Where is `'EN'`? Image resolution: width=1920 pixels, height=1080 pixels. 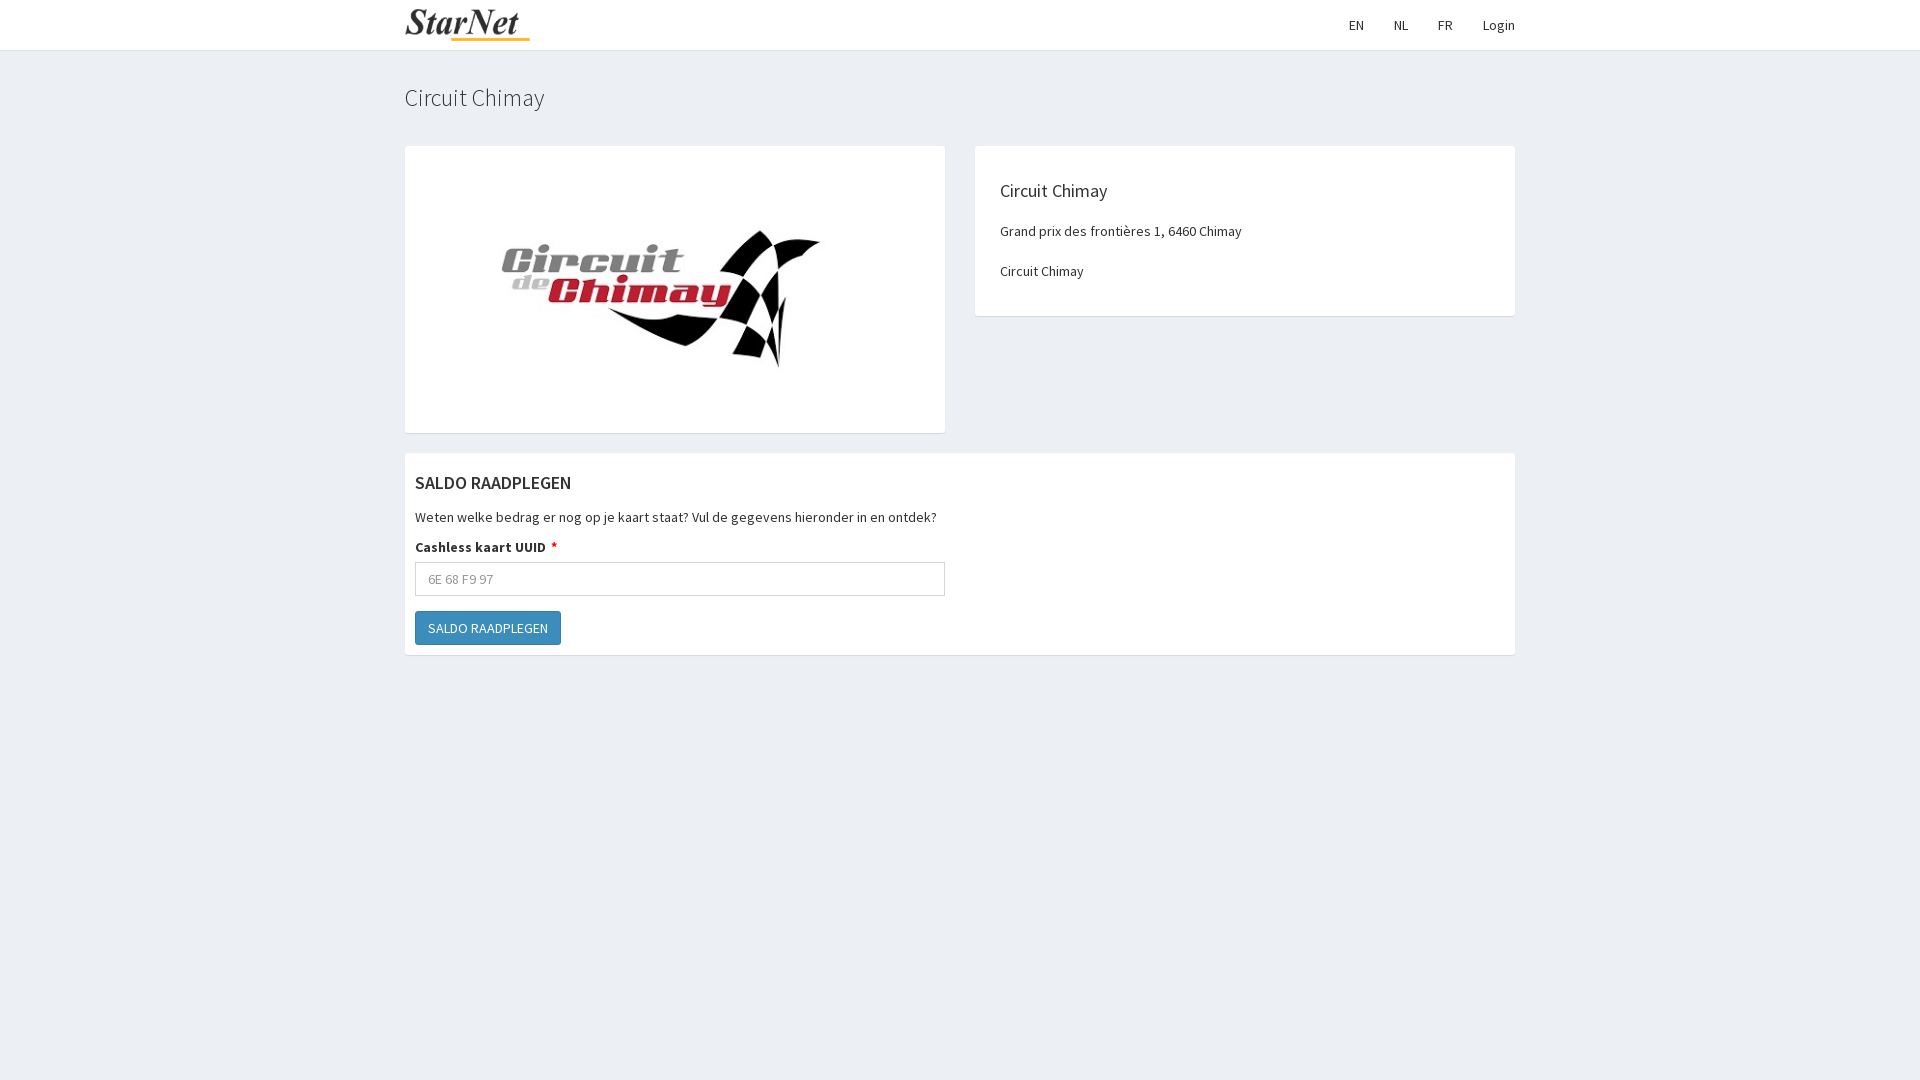 'EN' is located at coordinates (1334, 24).